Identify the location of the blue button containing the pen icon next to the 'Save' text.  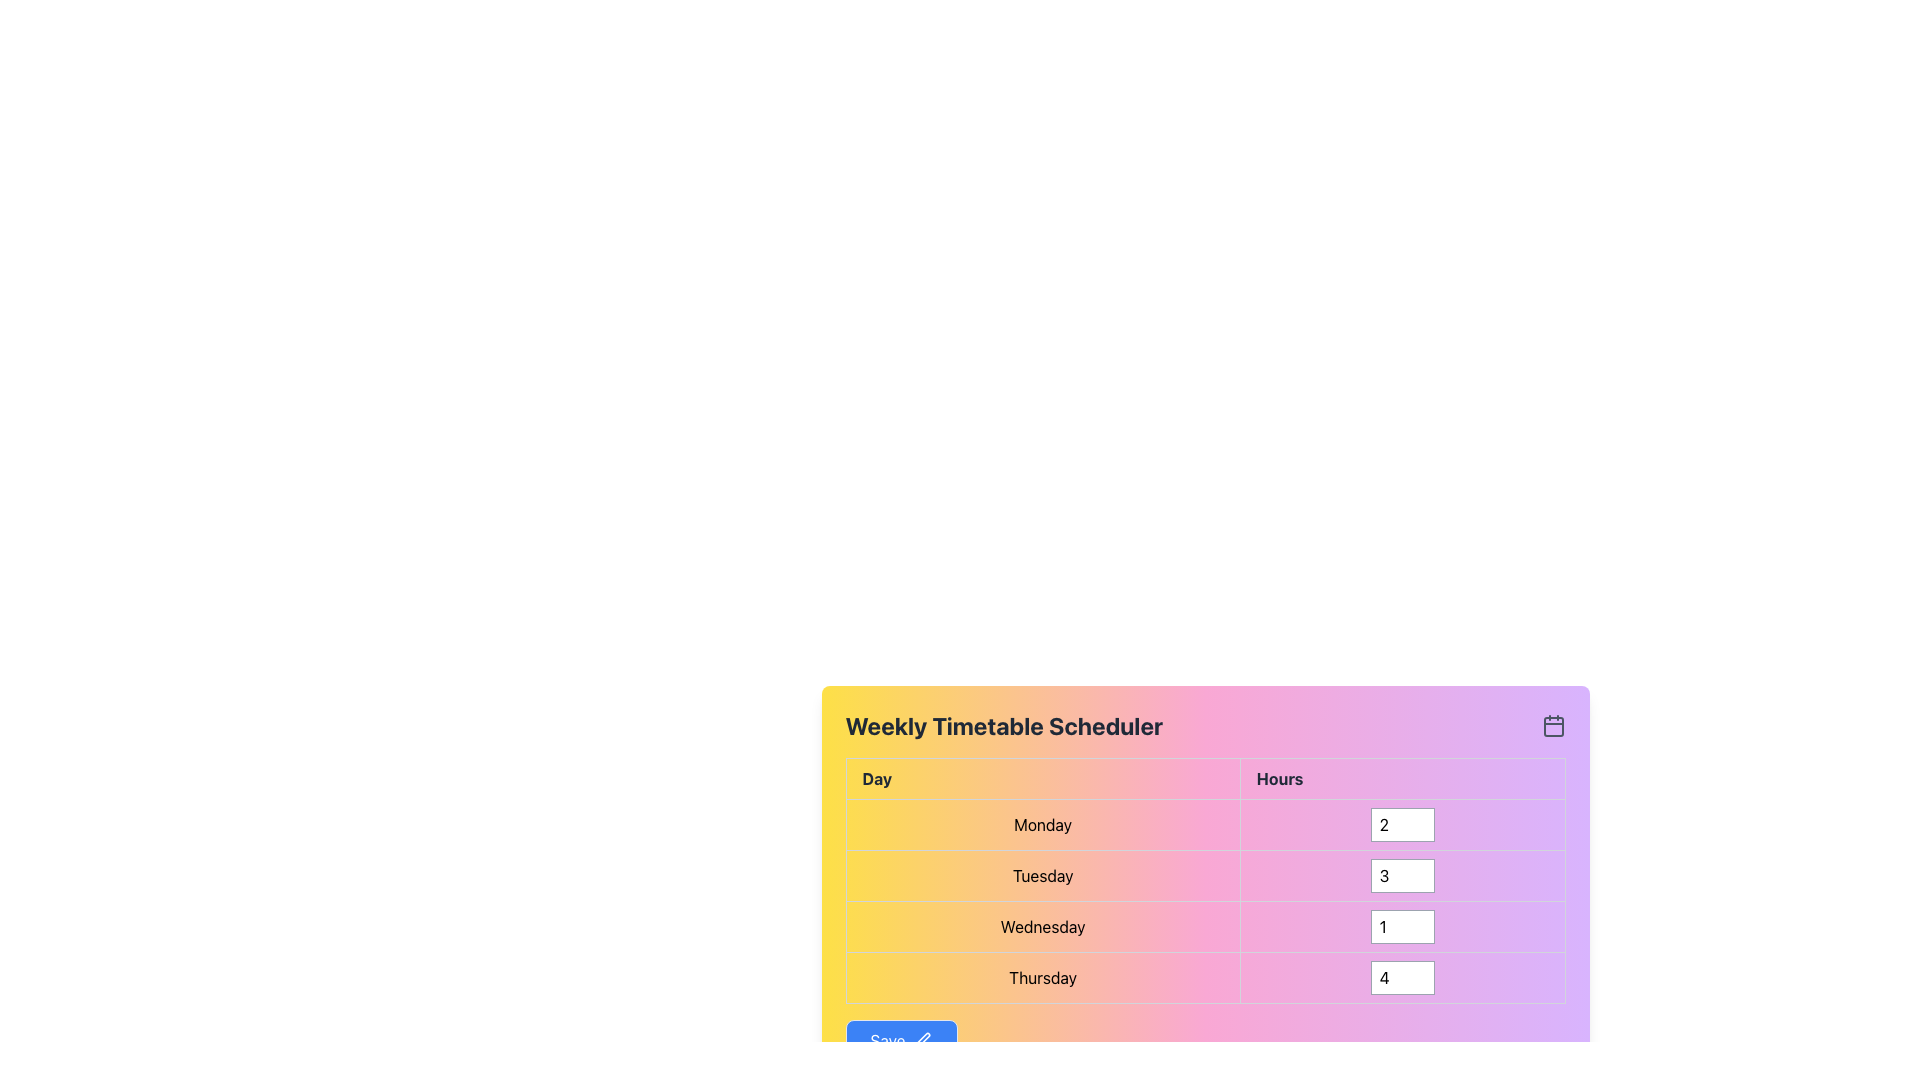
(922, 1040).